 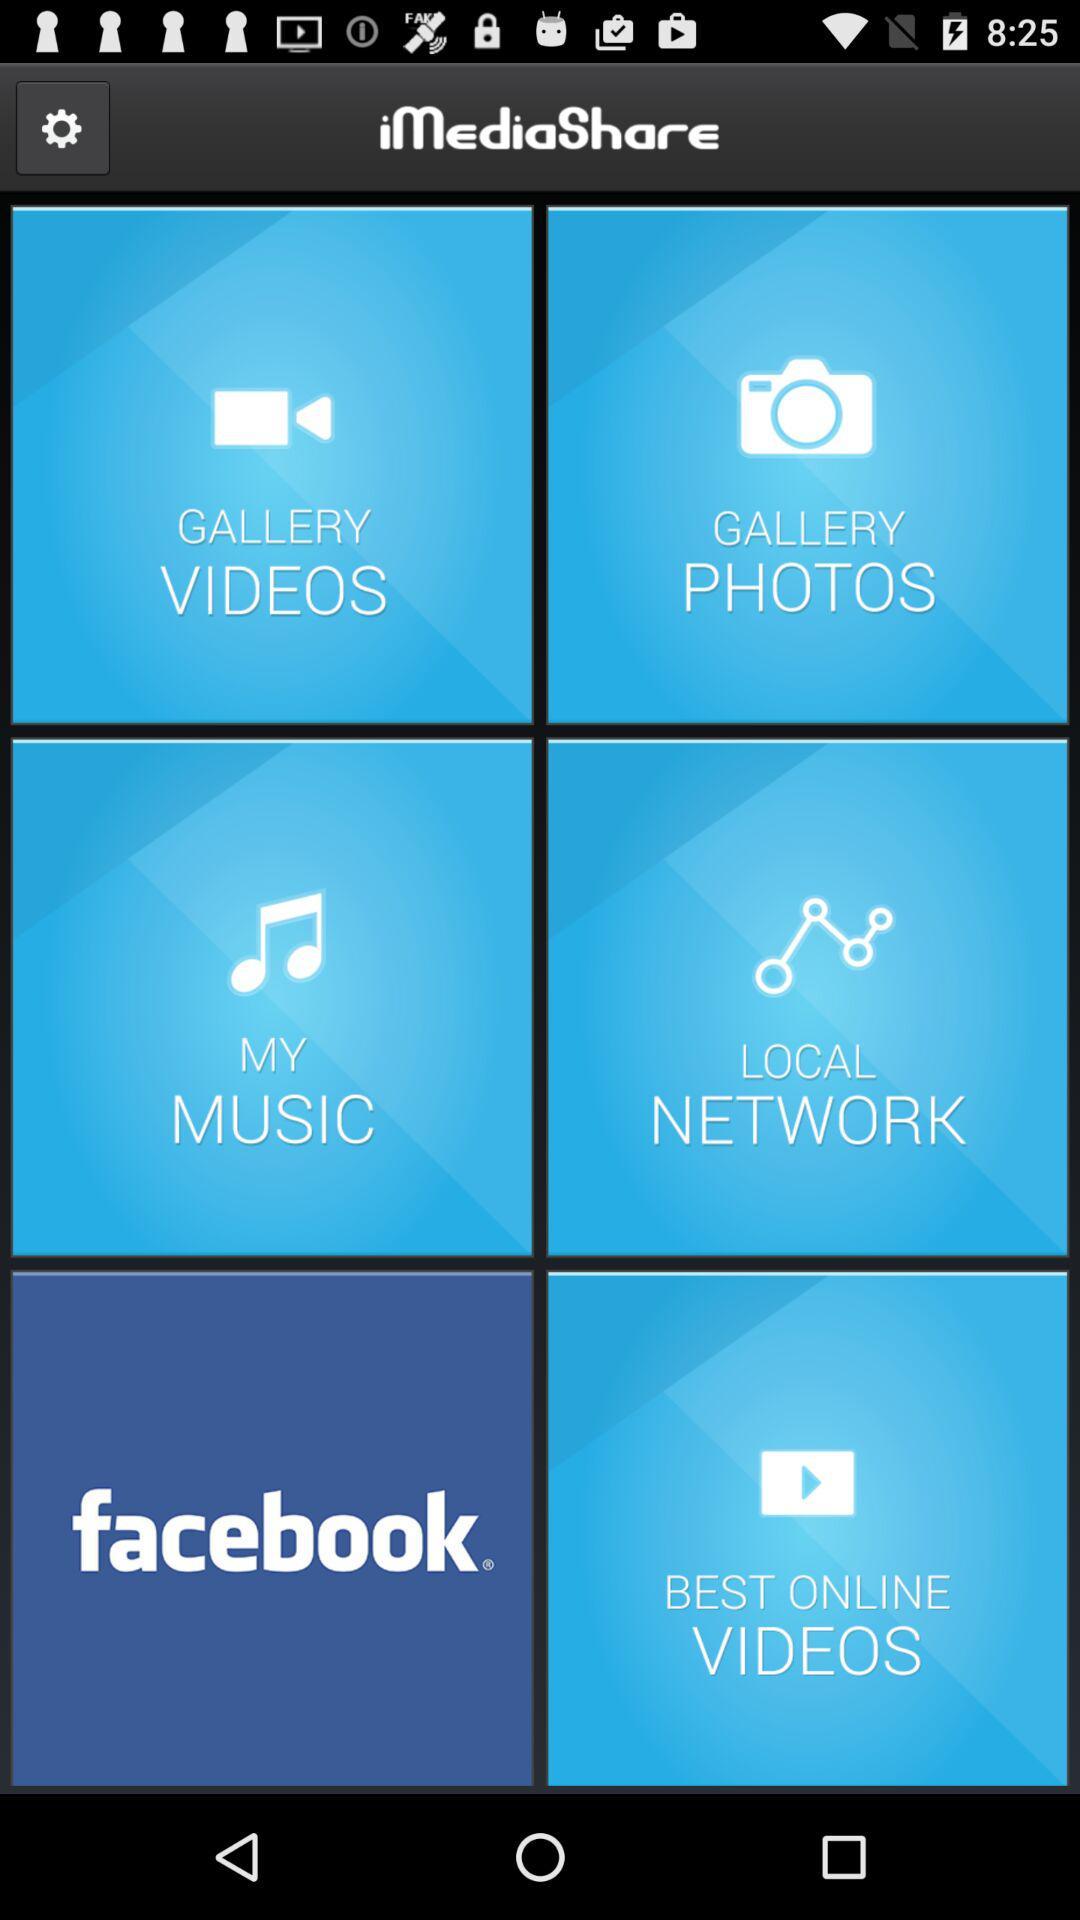 What do you see at coordinates (806, 1525) in the screenshot?
I see `best online videos` at bounding box center [806, 1525].